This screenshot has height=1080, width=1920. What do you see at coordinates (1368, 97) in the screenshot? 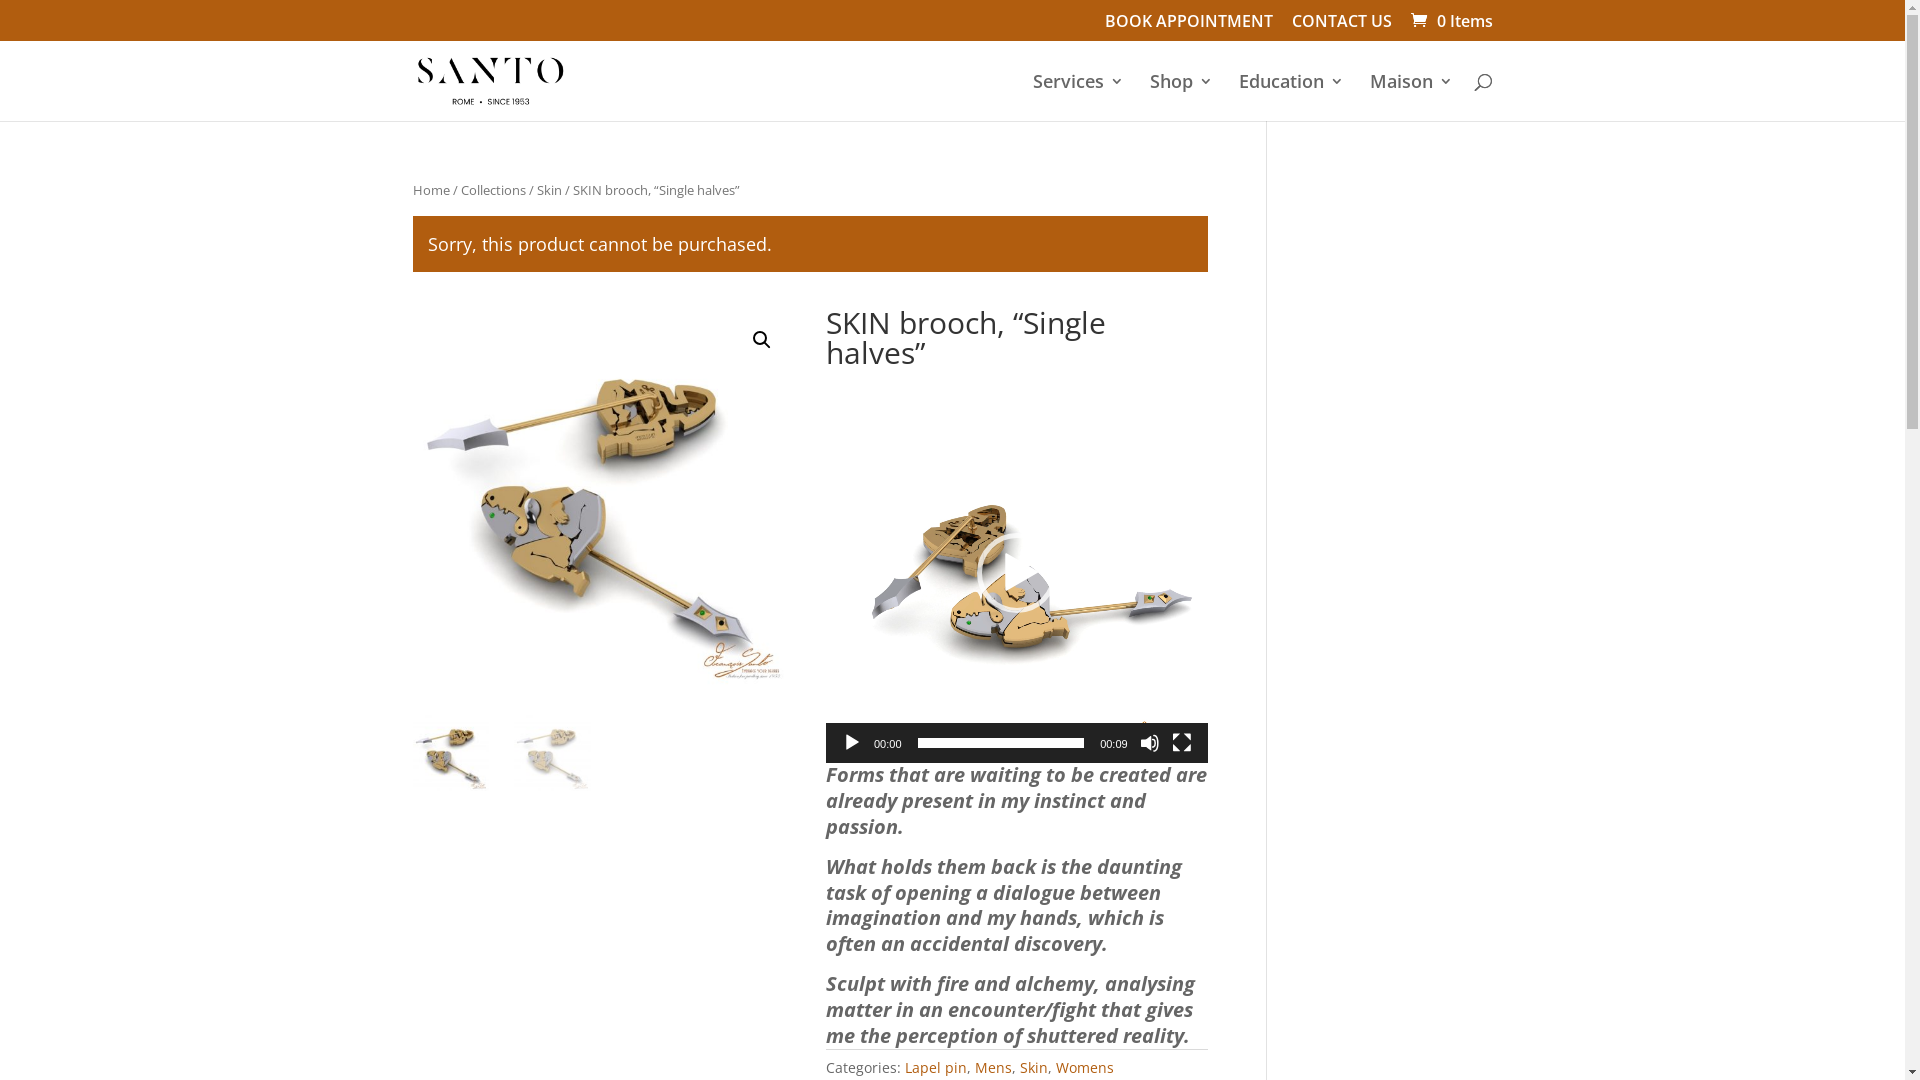
I see `'Maison'` at bounding box center [1368, 97].